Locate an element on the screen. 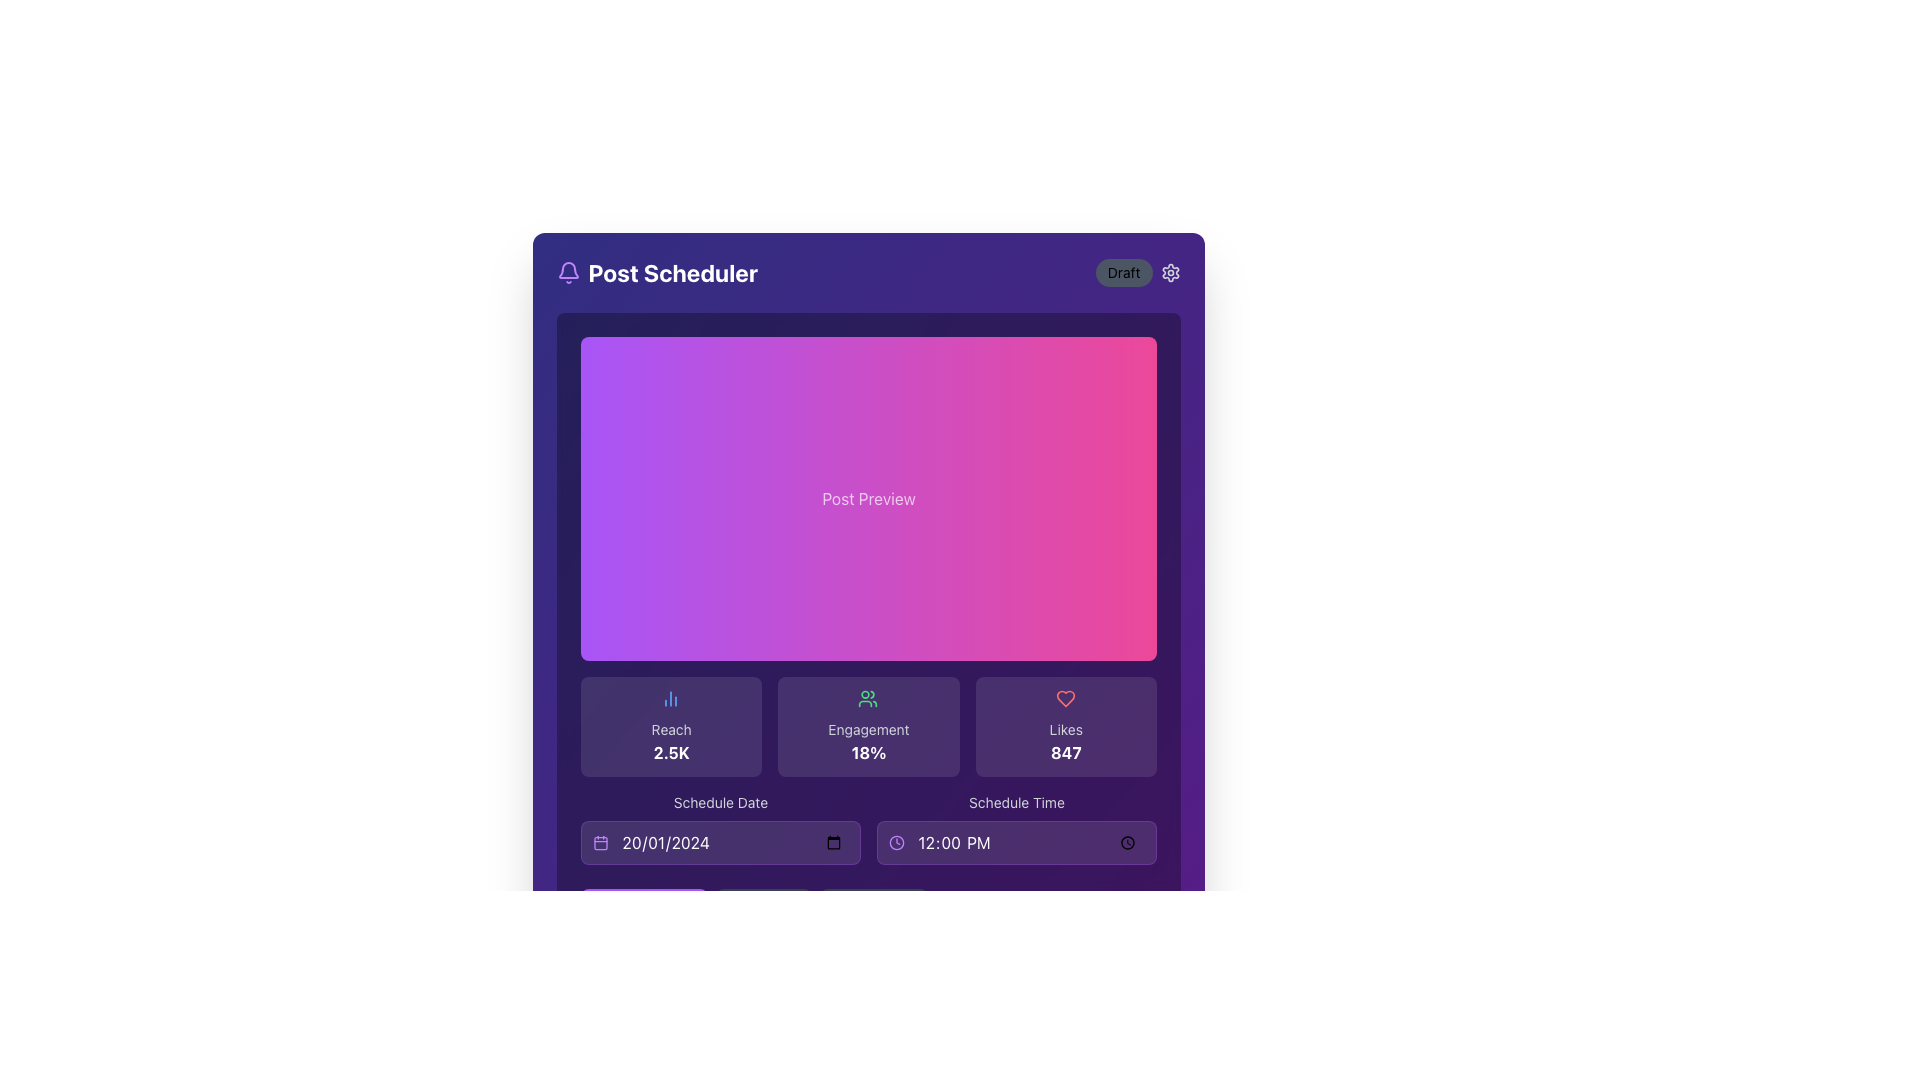 Image resolution: width=1920 pixels, height=1080 pixels. the label text element that provides context for the date input field located above it in the scheduling section is located at coordinates (720, 801).